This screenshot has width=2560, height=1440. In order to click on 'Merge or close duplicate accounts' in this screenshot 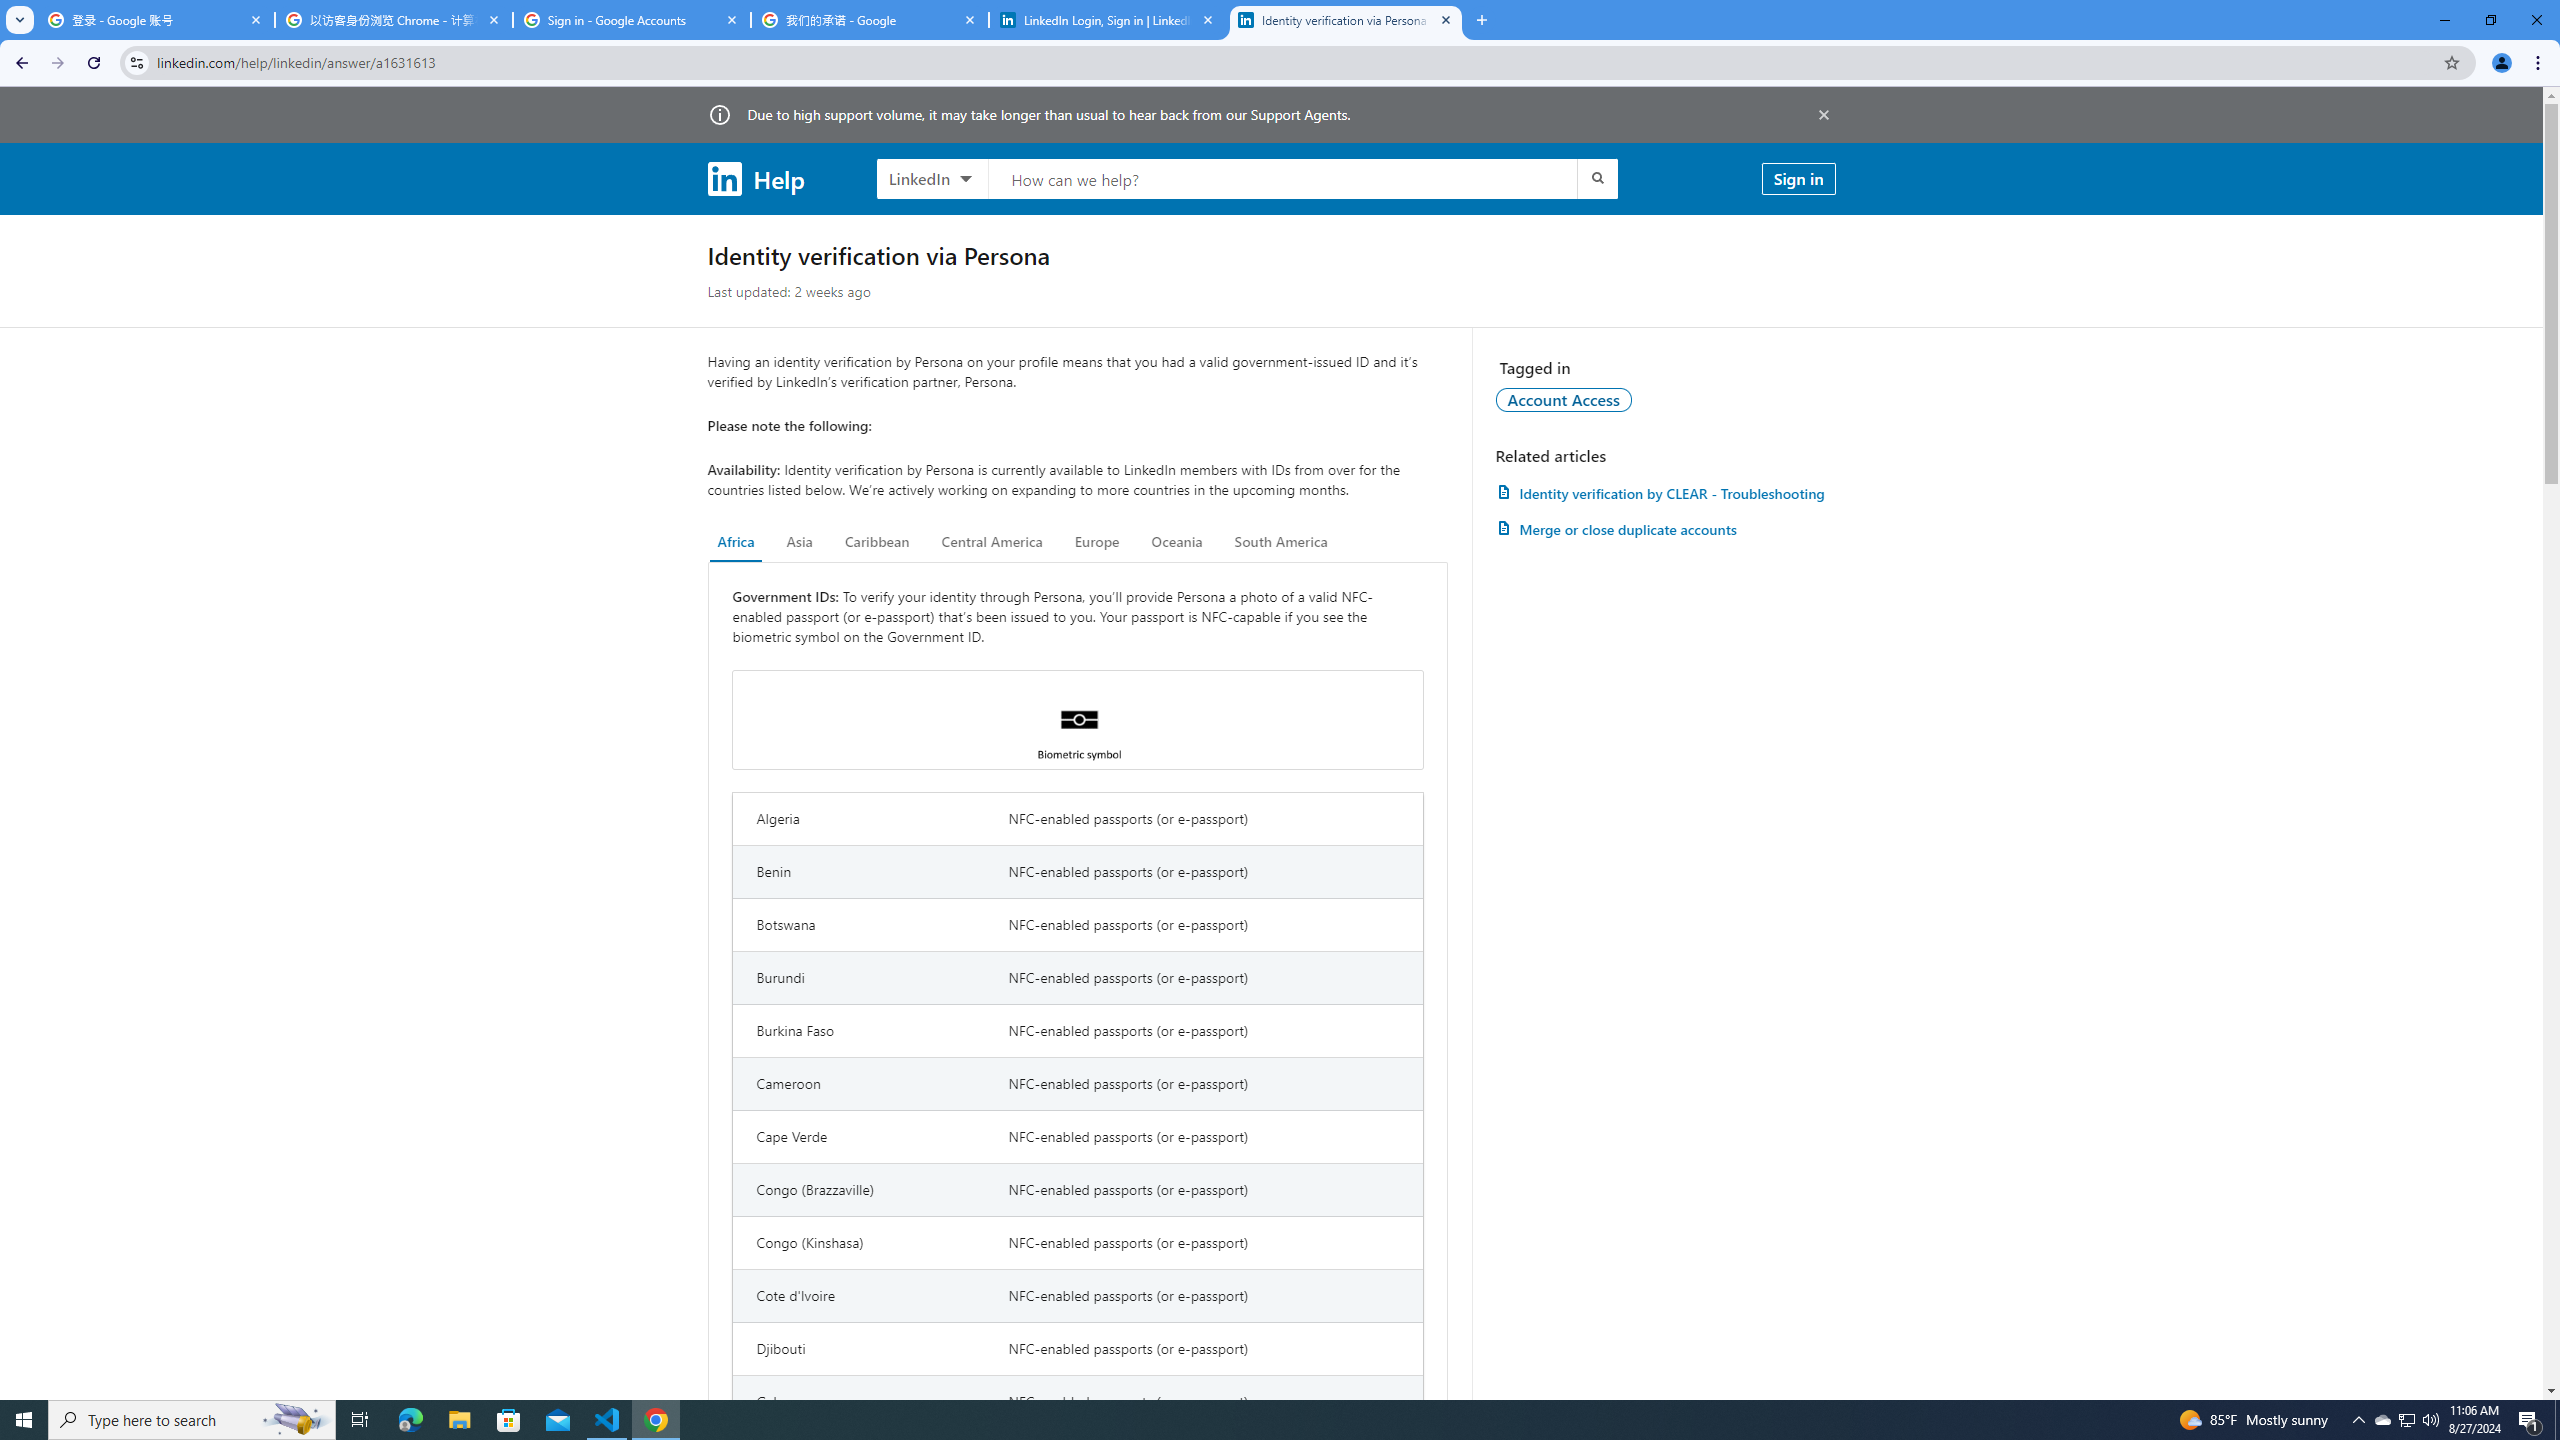, I will do `click(1664, 528)`.